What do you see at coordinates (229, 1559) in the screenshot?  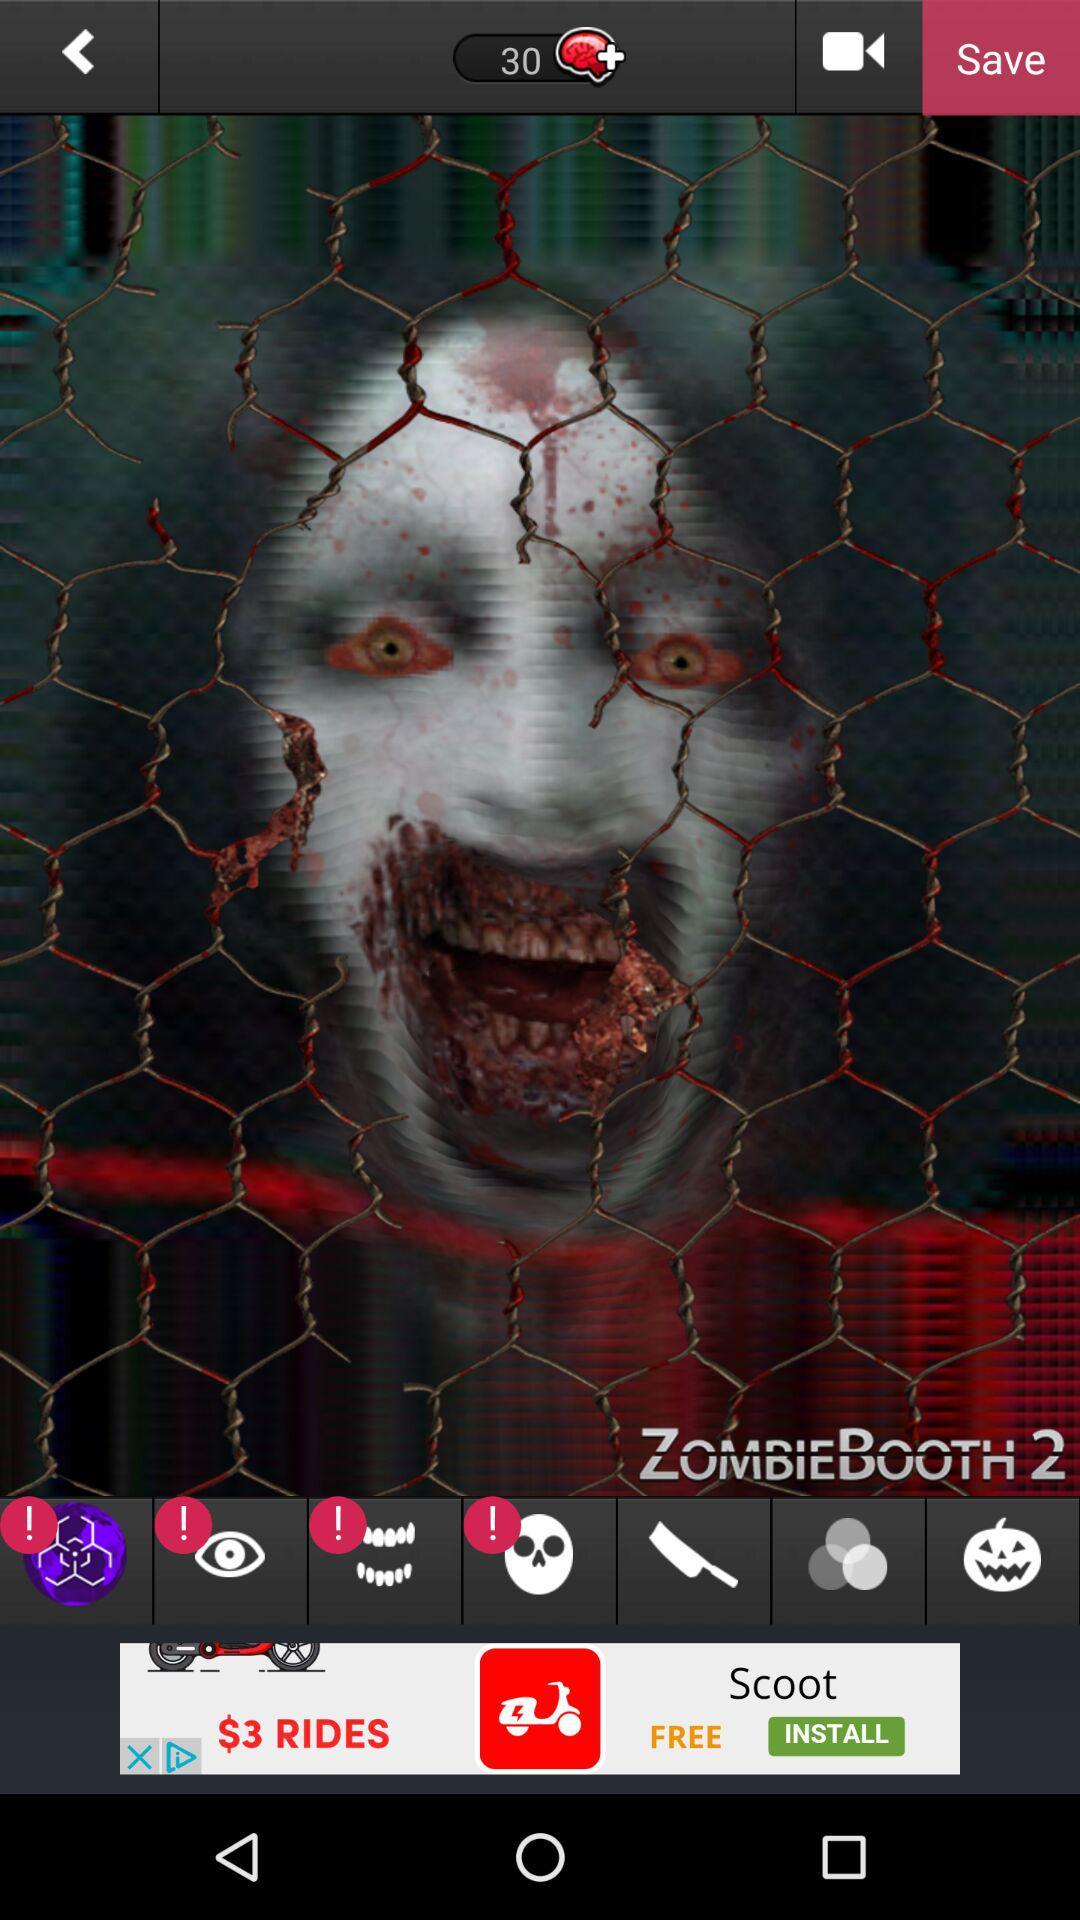 I see `visible icon` at bounding box center [229, 1559].